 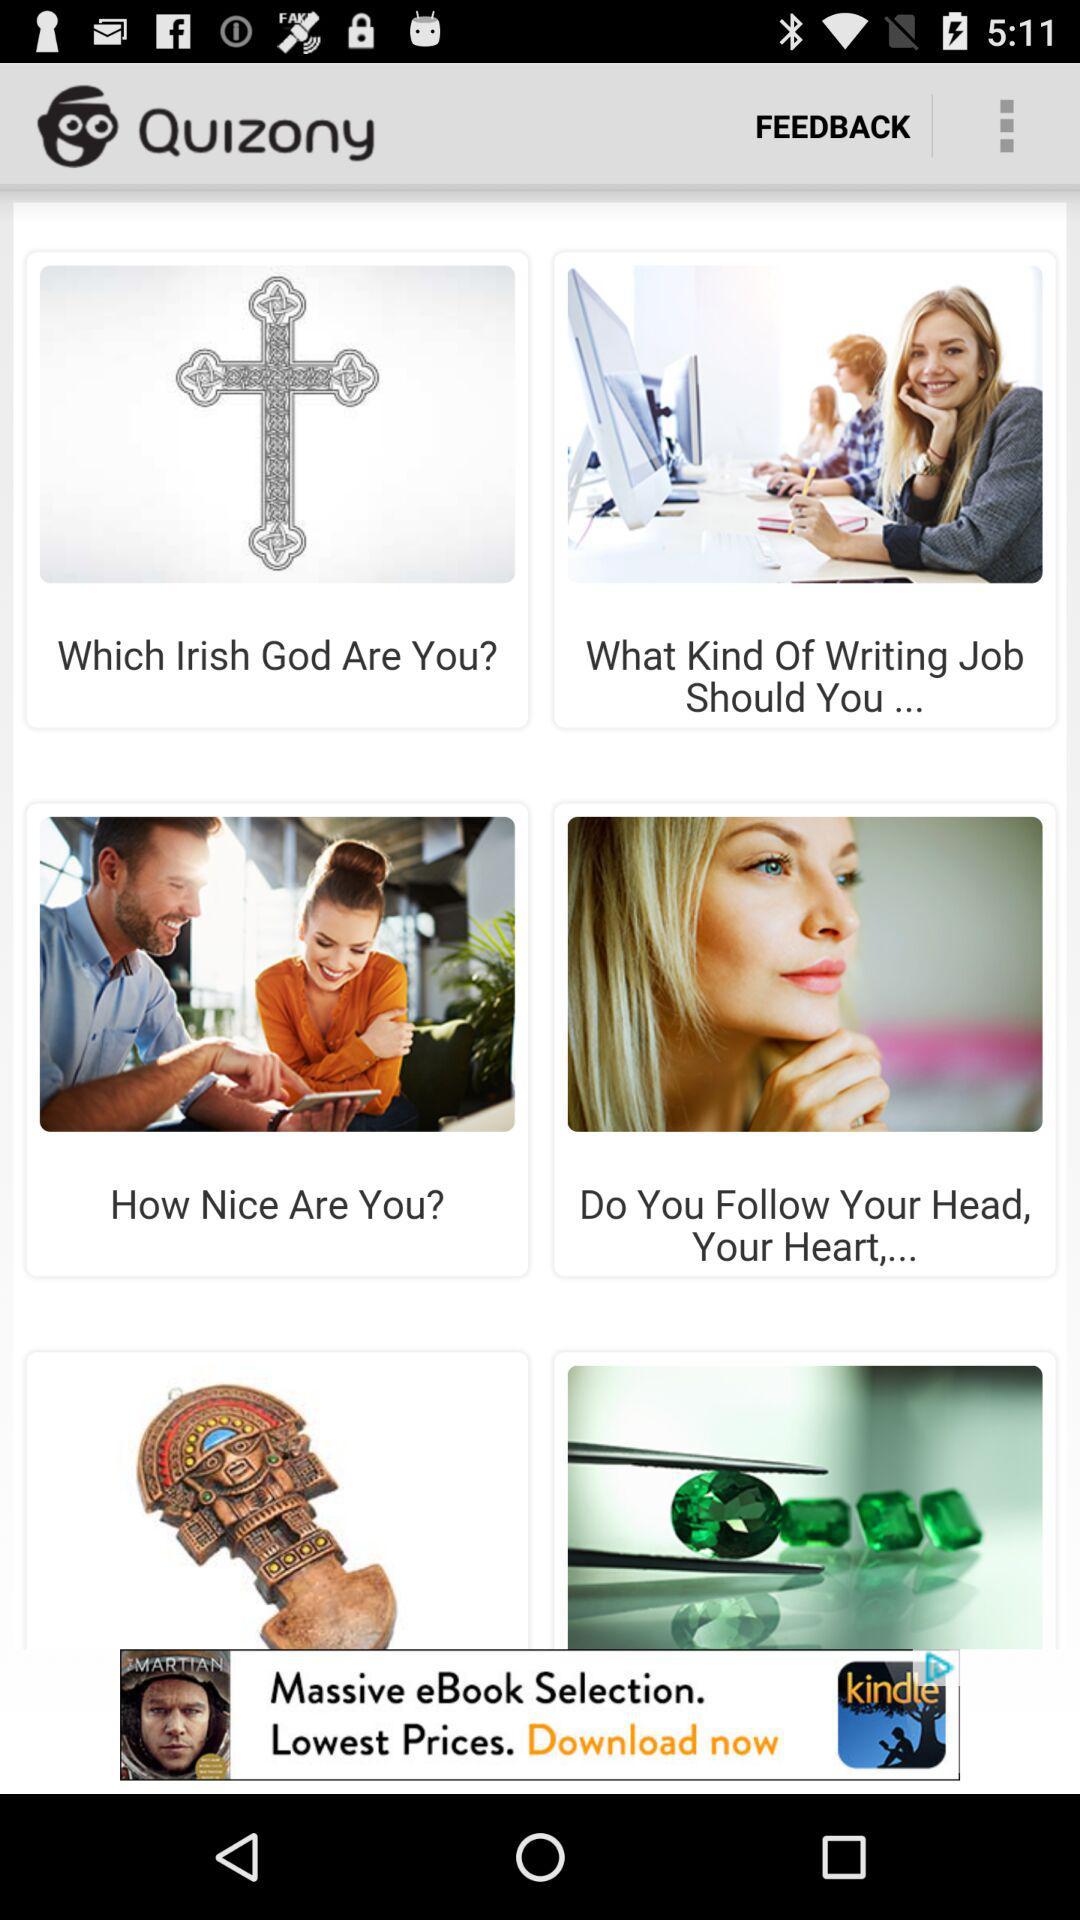 What do you see at coordinates (540, 924) in the screenshot?
I see `the add` at bounding box center [540, 924].